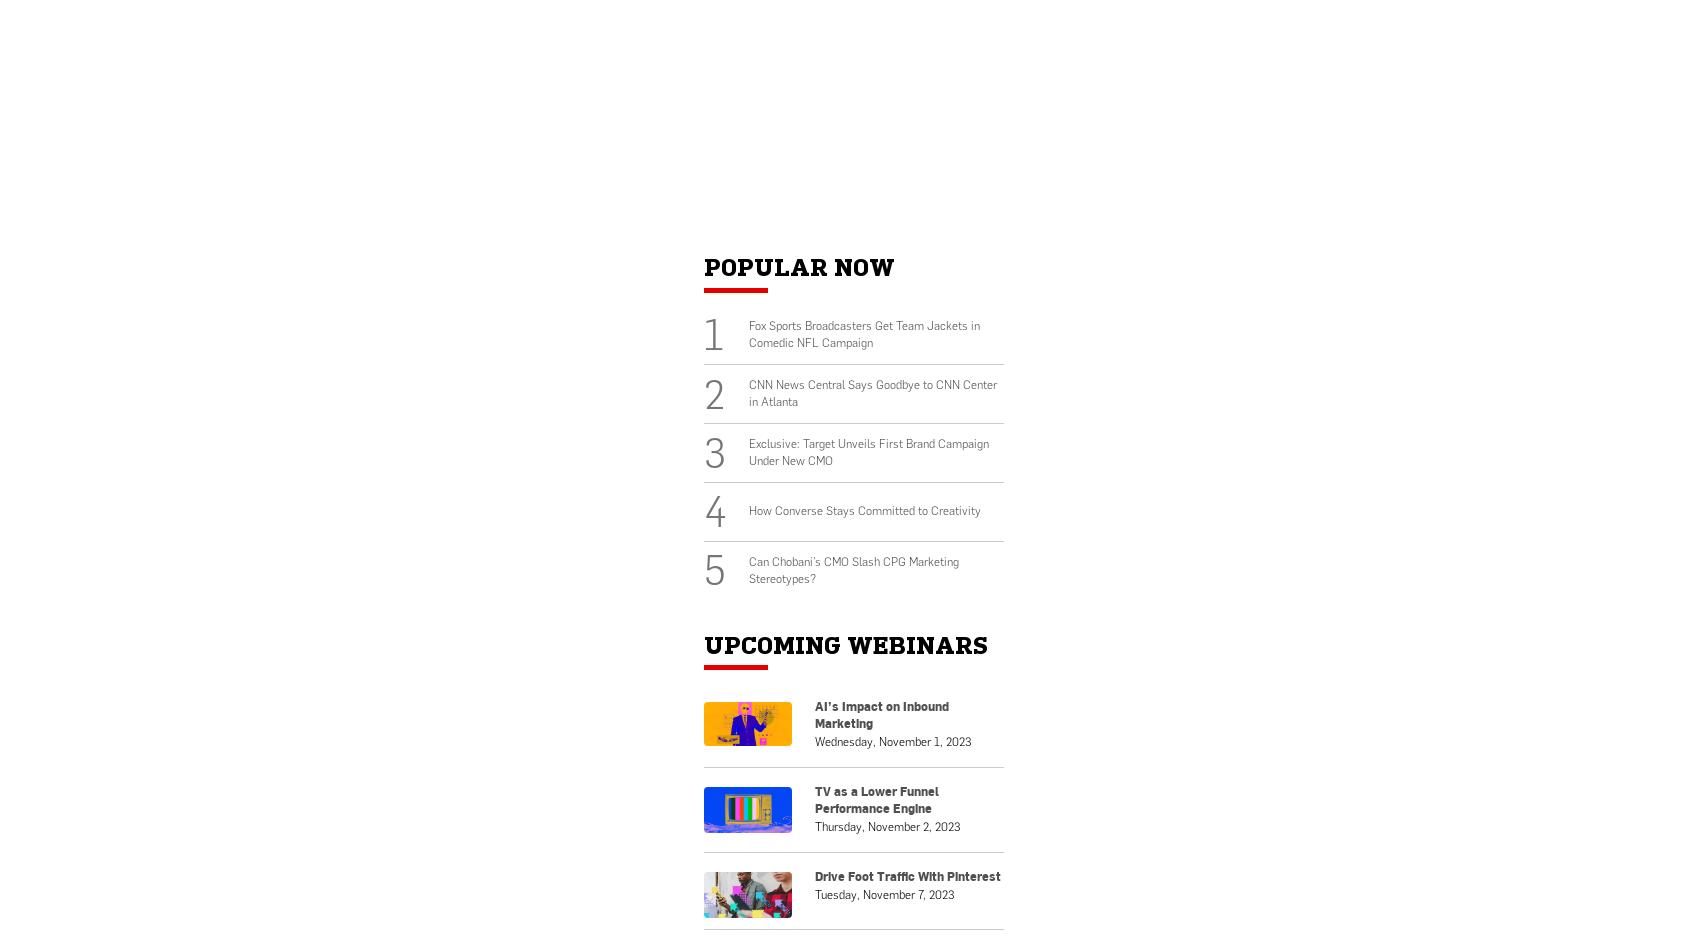  What do you see at coordinates (798, 266) in the screenshot?
I see `'Popular Now'` at bounding box center [798, 266].